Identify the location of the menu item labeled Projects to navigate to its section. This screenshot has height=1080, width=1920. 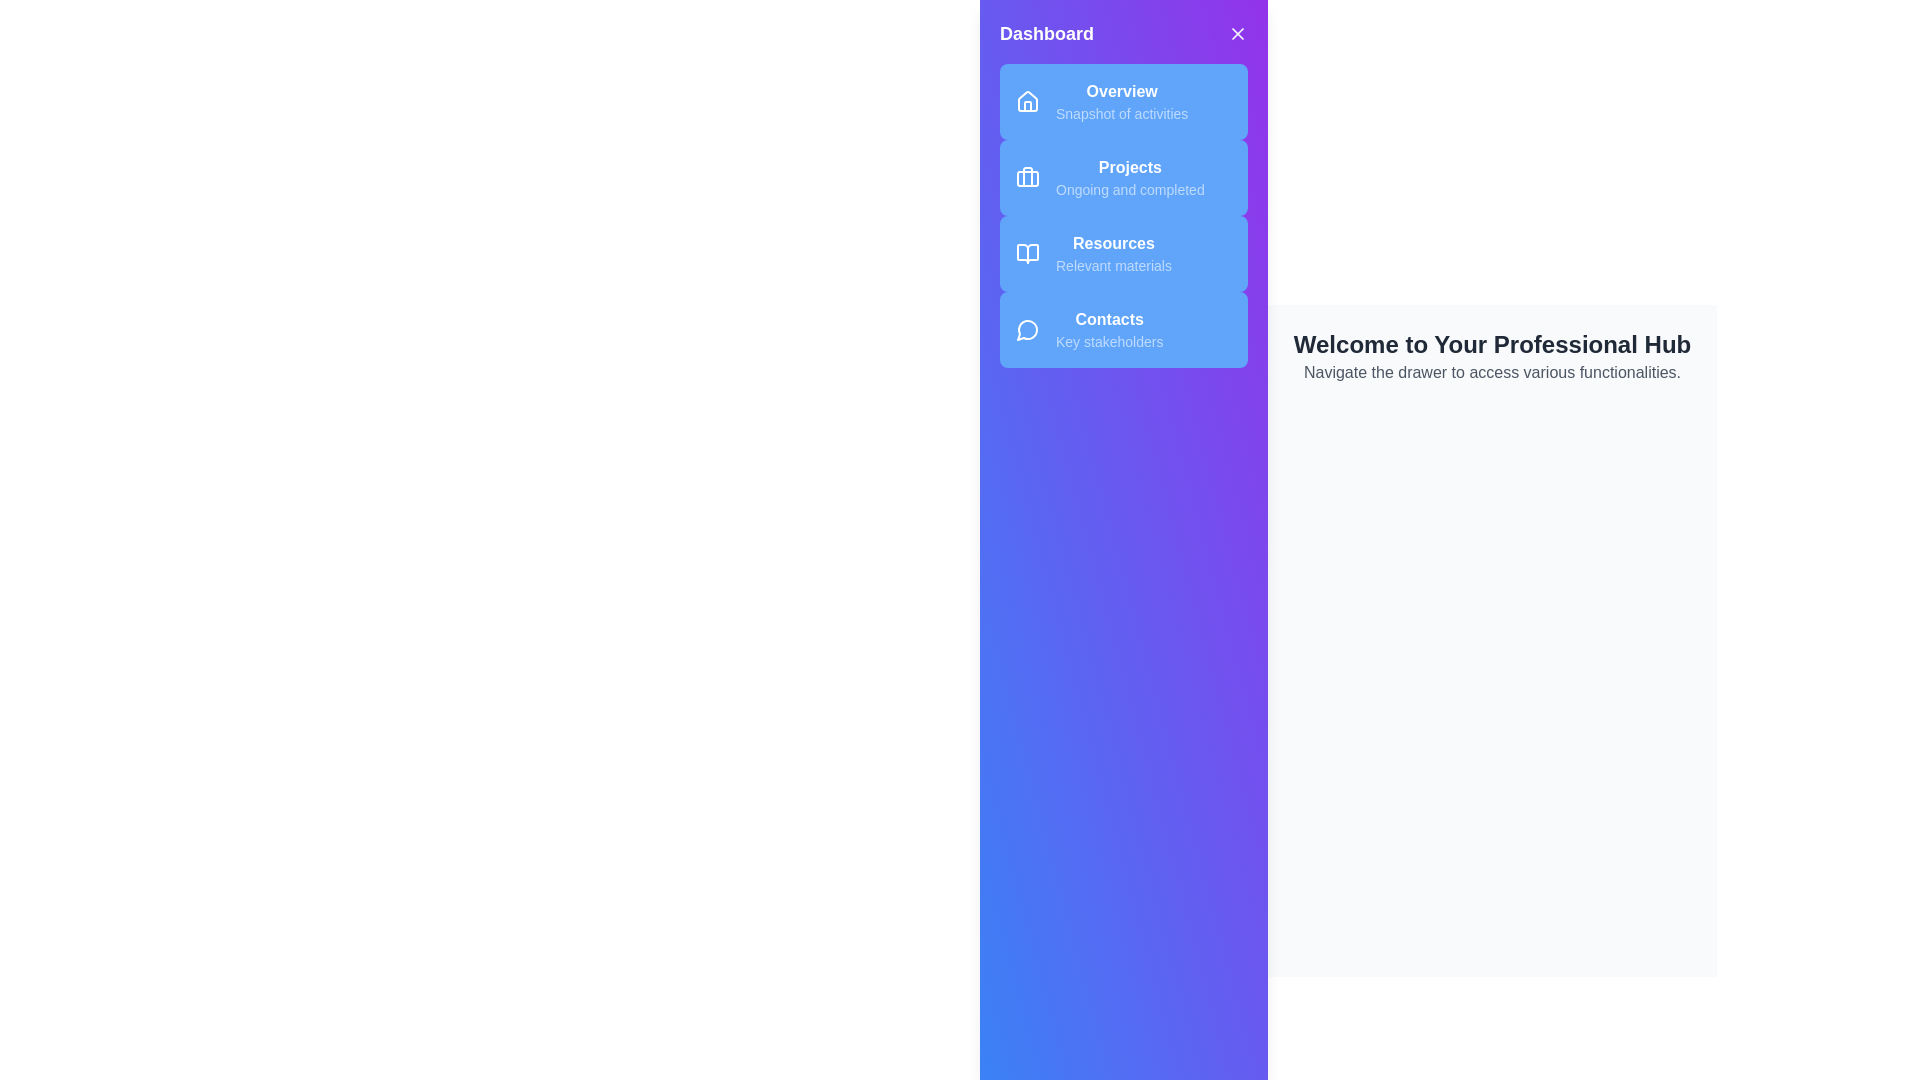
(1123, 176).